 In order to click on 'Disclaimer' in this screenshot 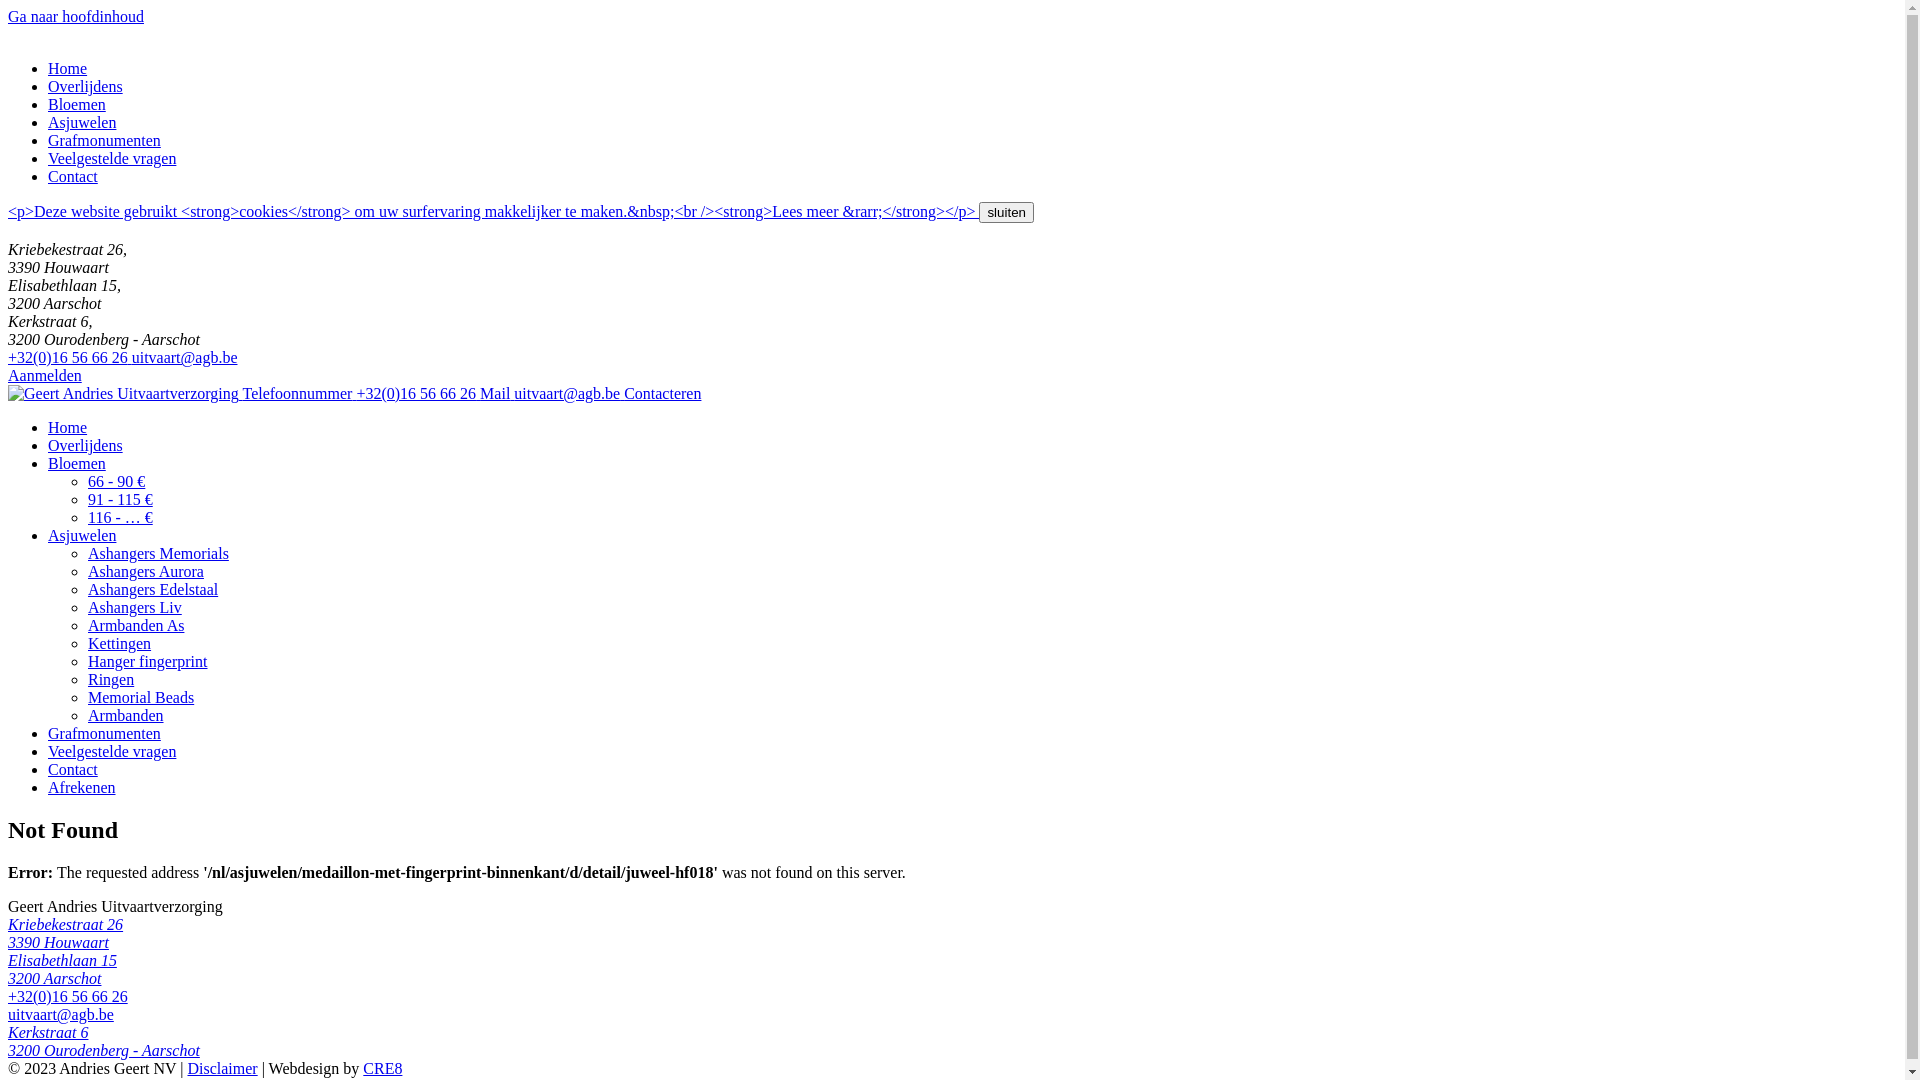, I will do `click(221, 1067)`.